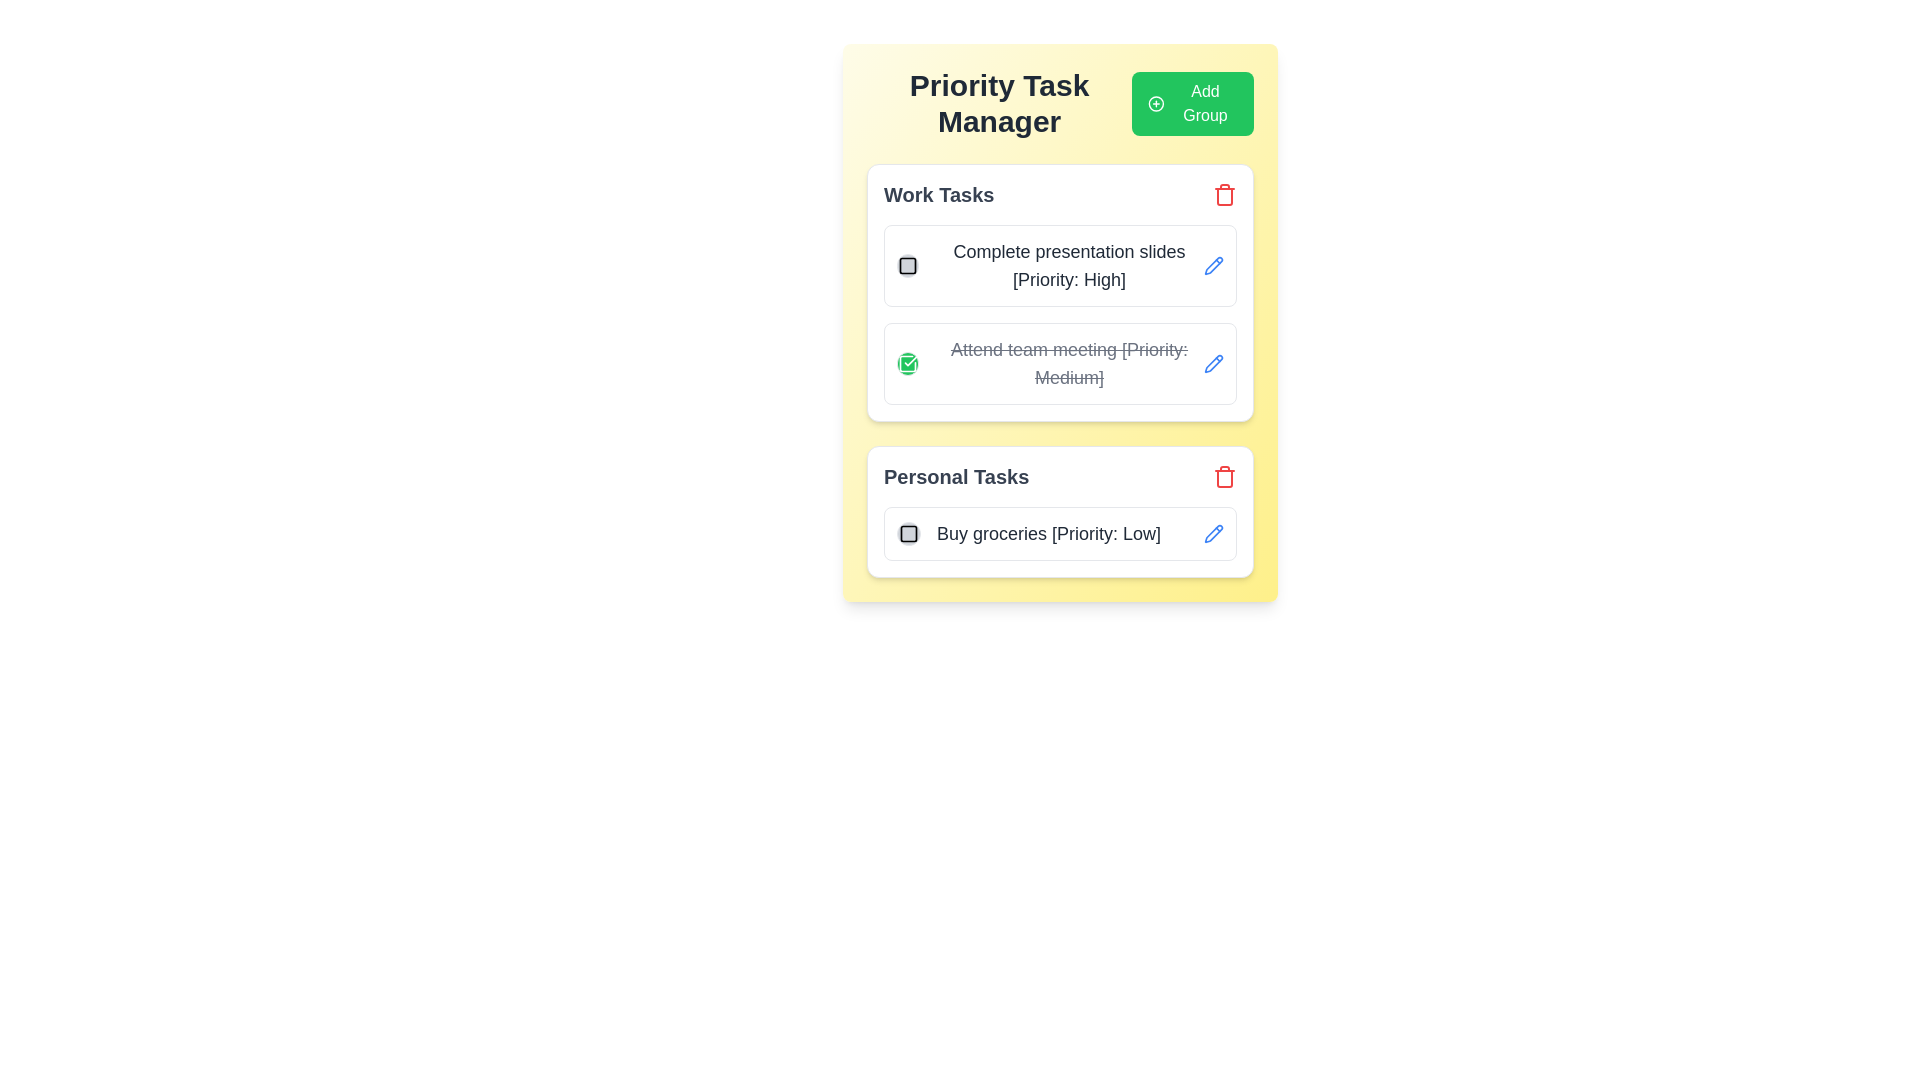  What do you see at coordinates (1223, 195) in the screenshot?
I see `the red trash can icon button located to the far right of the 'Work Tasks' section header` at bounding box center [1223, 195].